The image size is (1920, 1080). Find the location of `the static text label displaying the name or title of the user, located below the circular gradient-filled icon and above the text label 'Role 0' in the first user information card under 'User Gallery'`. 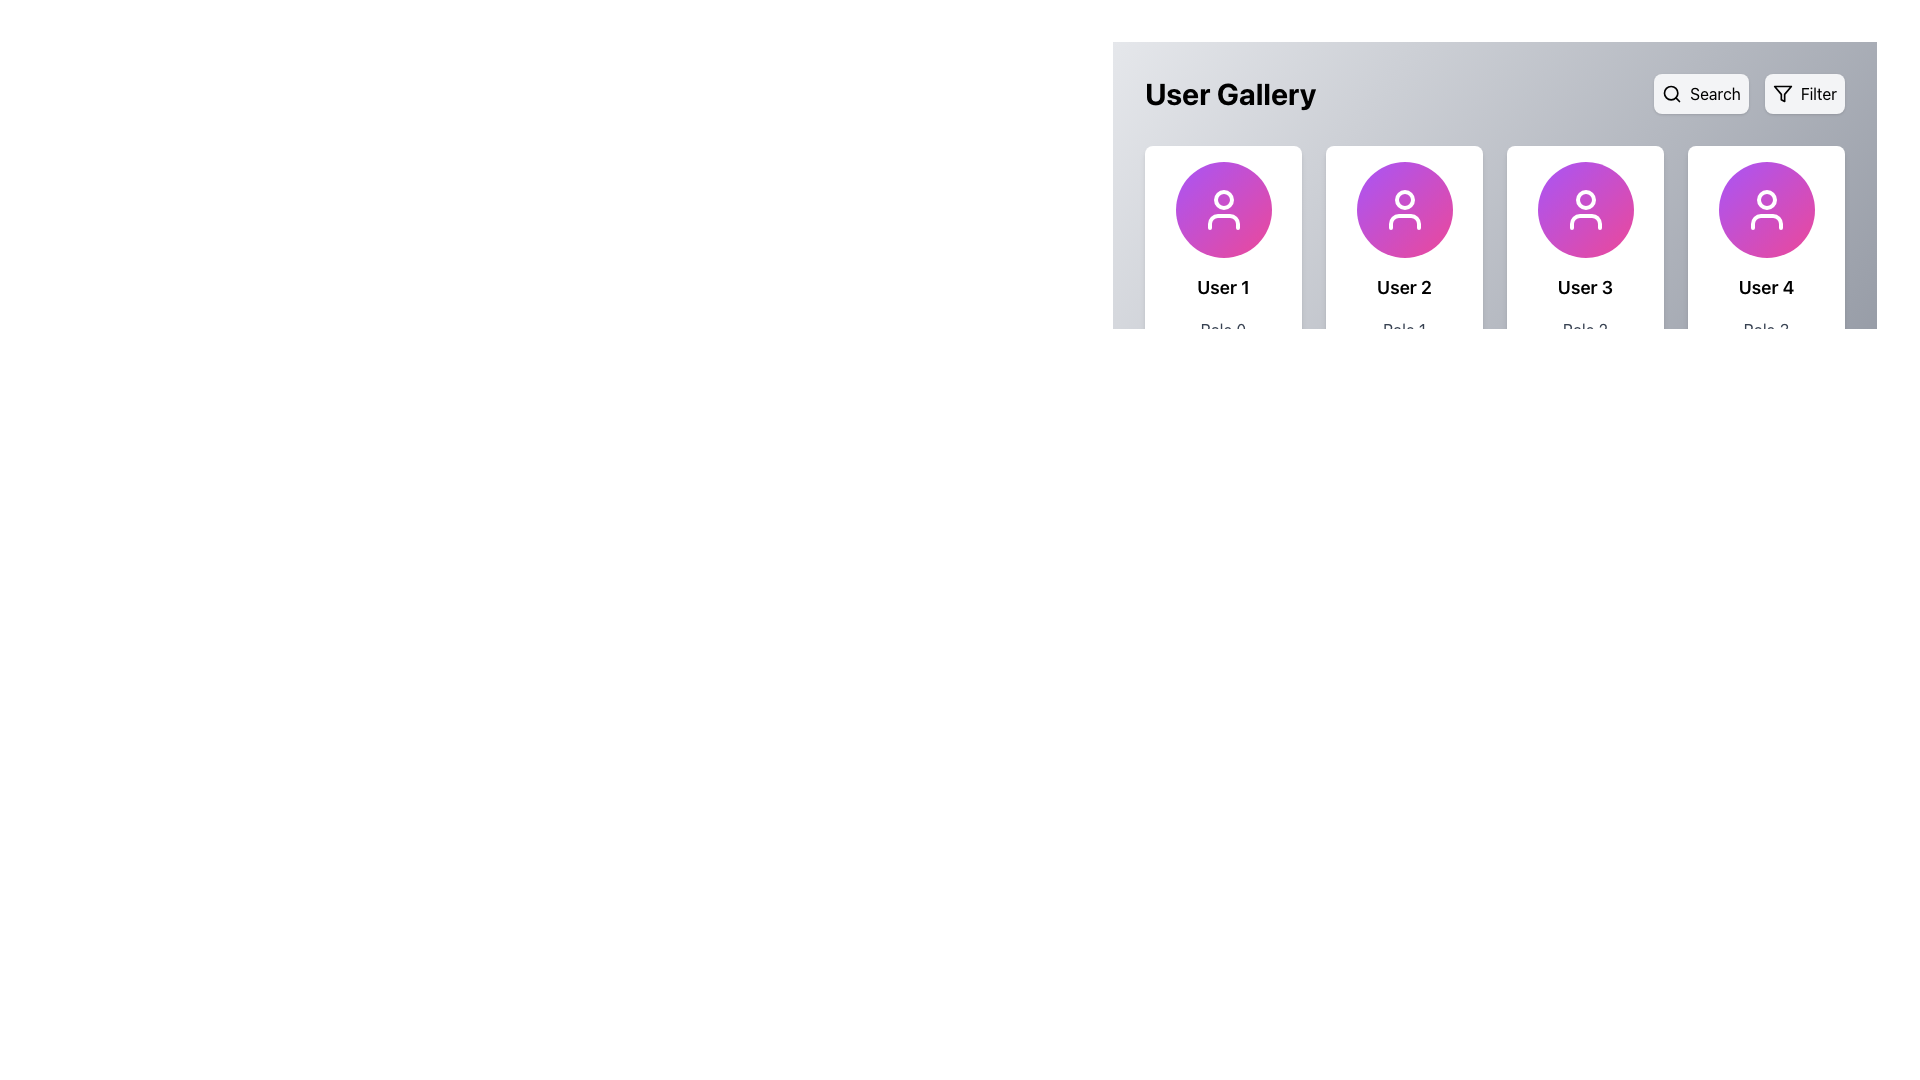

the static text label displaying the name or title of the user, located below the circular gradient-filled icon and above the text label 'Role 0' in the first user information card under 'User Gallery' is located at coordinates (1222, 288).